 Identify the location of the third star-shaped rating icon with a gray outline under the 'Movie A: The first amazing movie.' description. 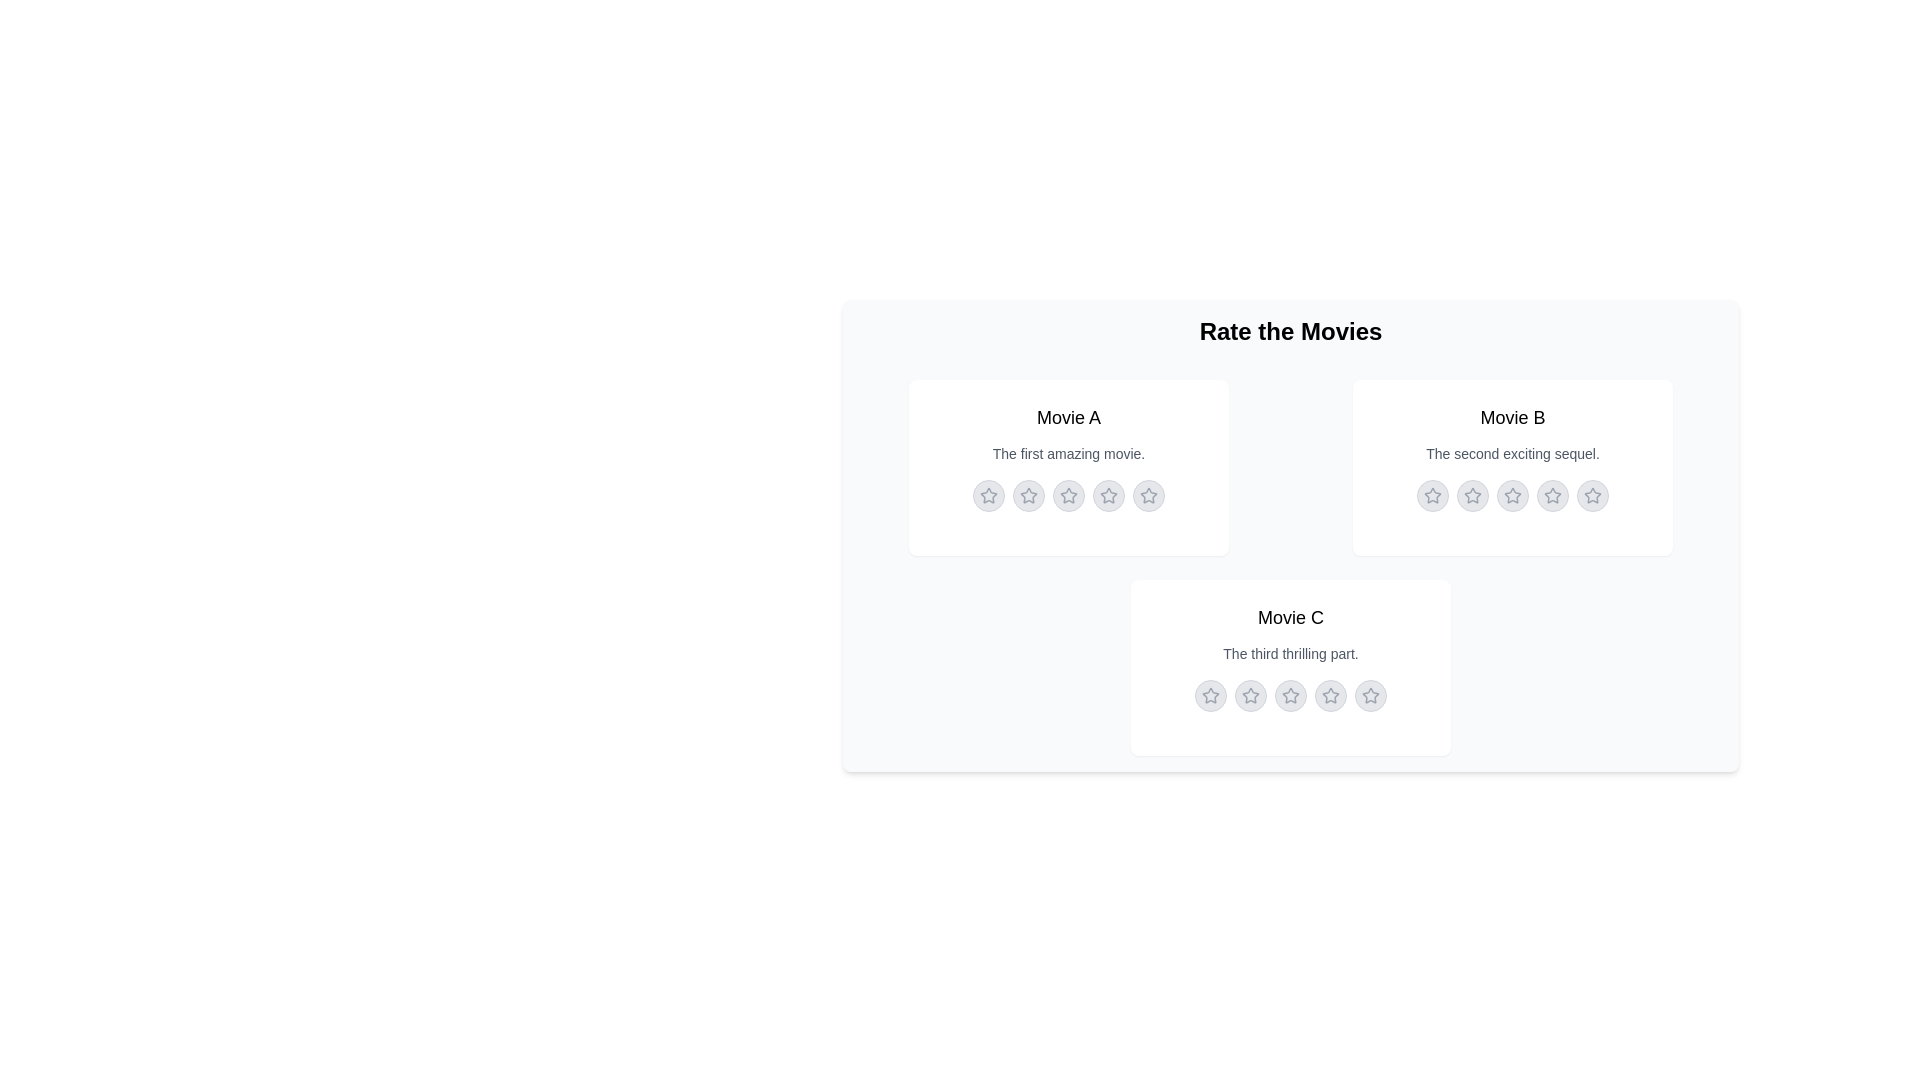
(1068, 495).